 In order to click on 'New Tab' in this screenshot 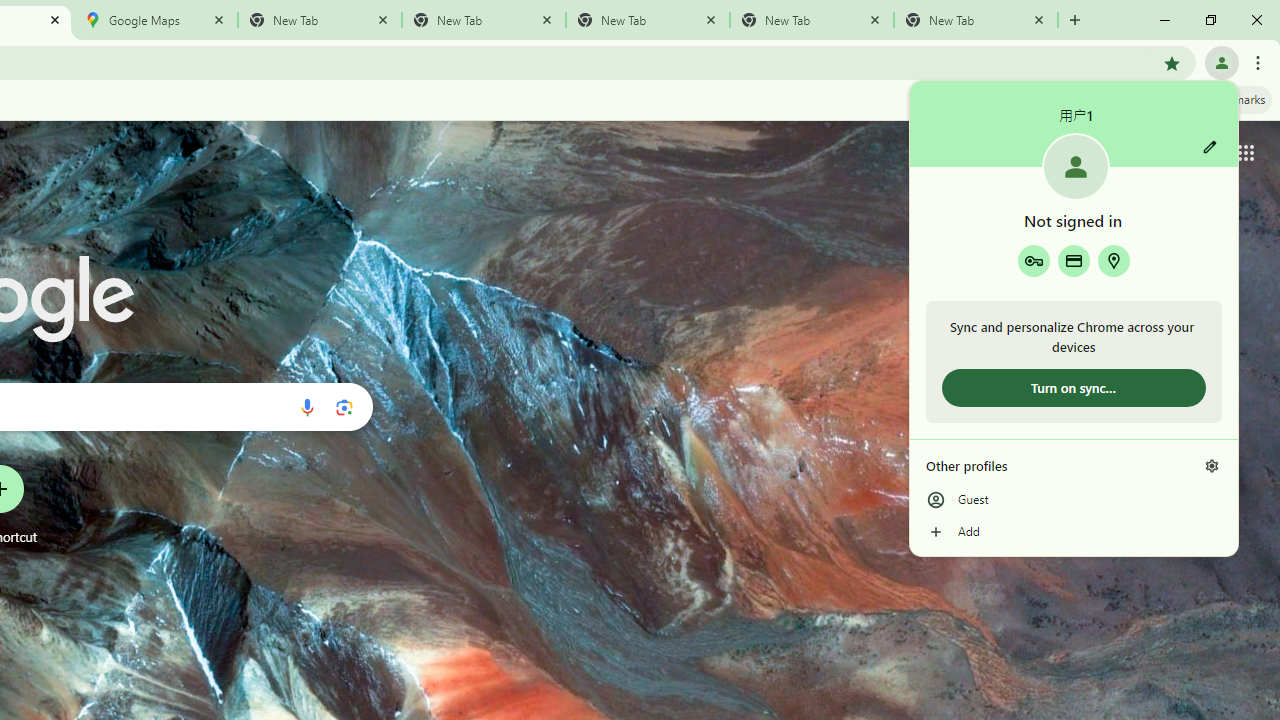, I will do `click(976, 20)`.